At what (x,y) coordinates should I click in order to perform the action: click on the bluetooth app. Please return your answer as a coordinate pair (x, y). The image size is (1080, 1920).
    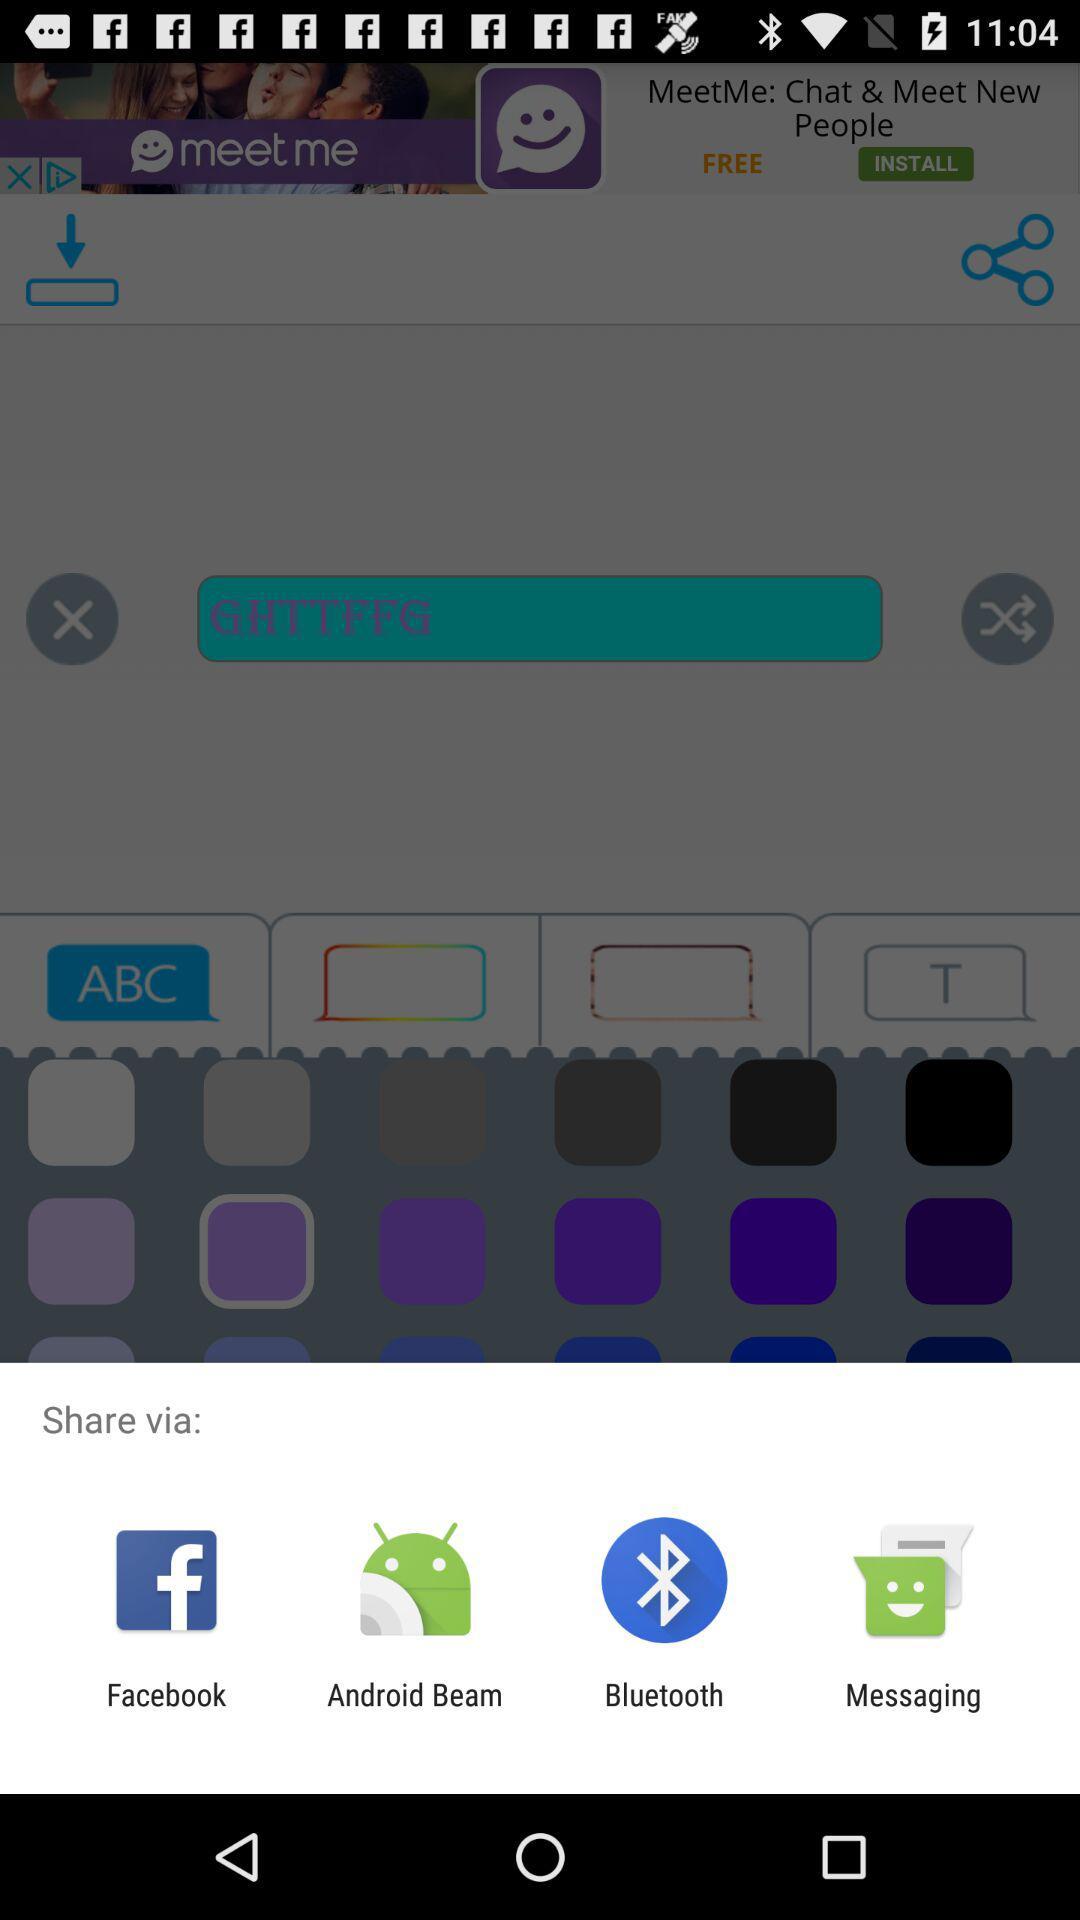
    Looking at the image, I should click on (664, 1711).